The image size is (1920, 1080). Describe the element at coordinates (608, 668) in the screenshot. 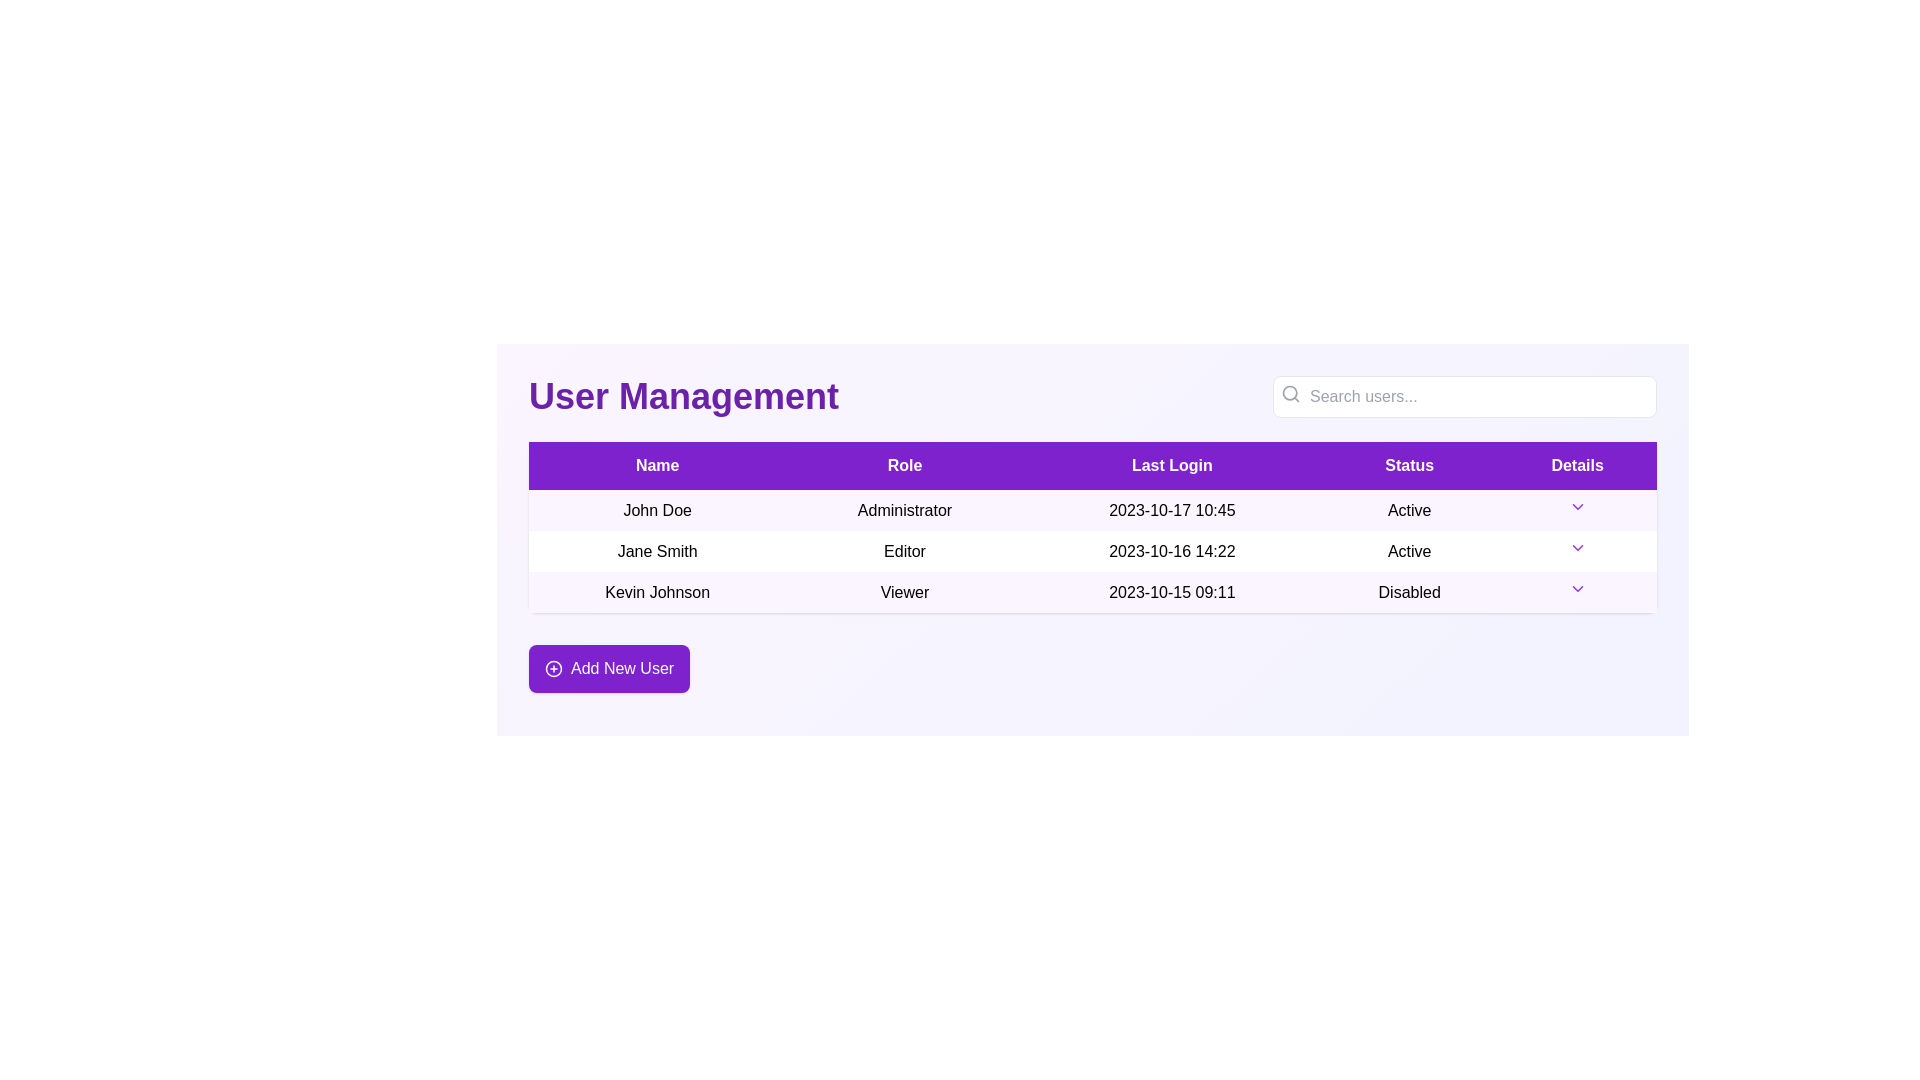

I see `the button located below the user details table` at that location.